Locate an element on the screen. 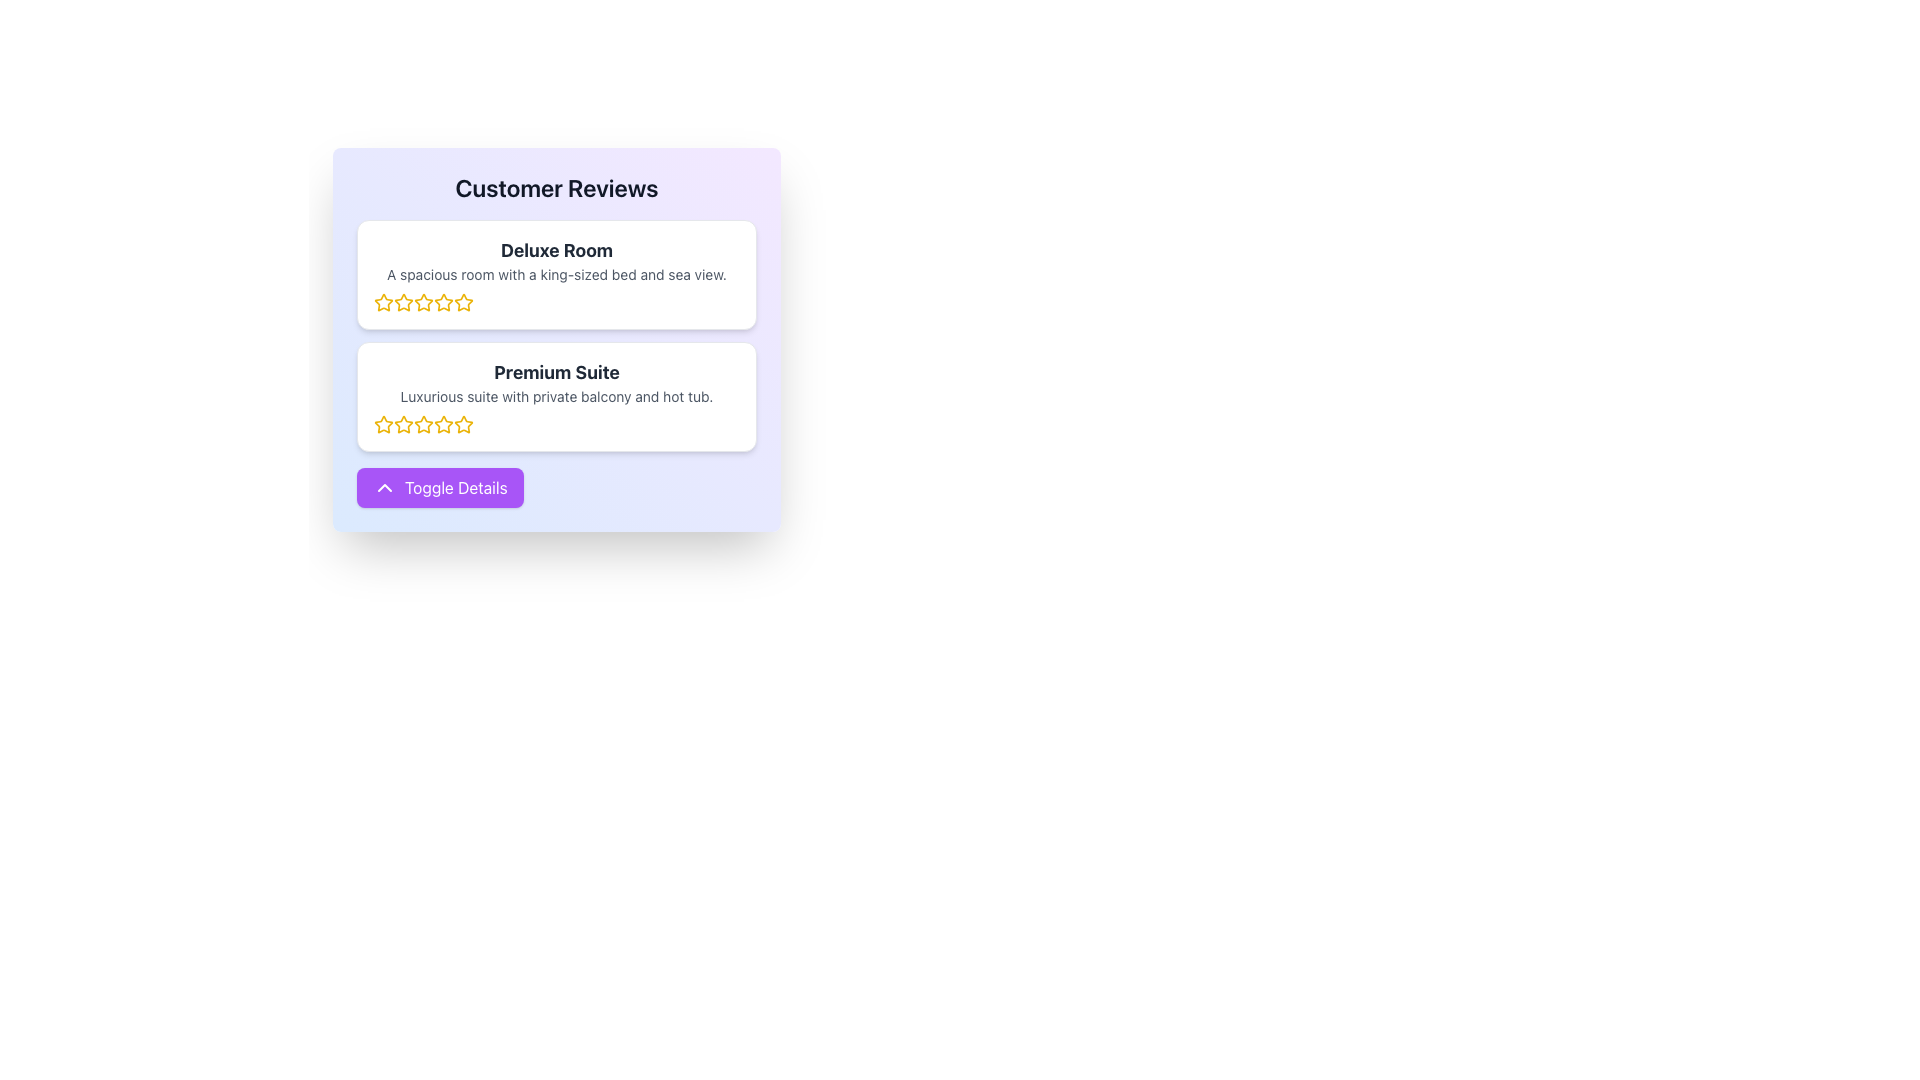 The height and width of the screenshot is (1080, 1920). the third star is located at coordinates (402, 303).